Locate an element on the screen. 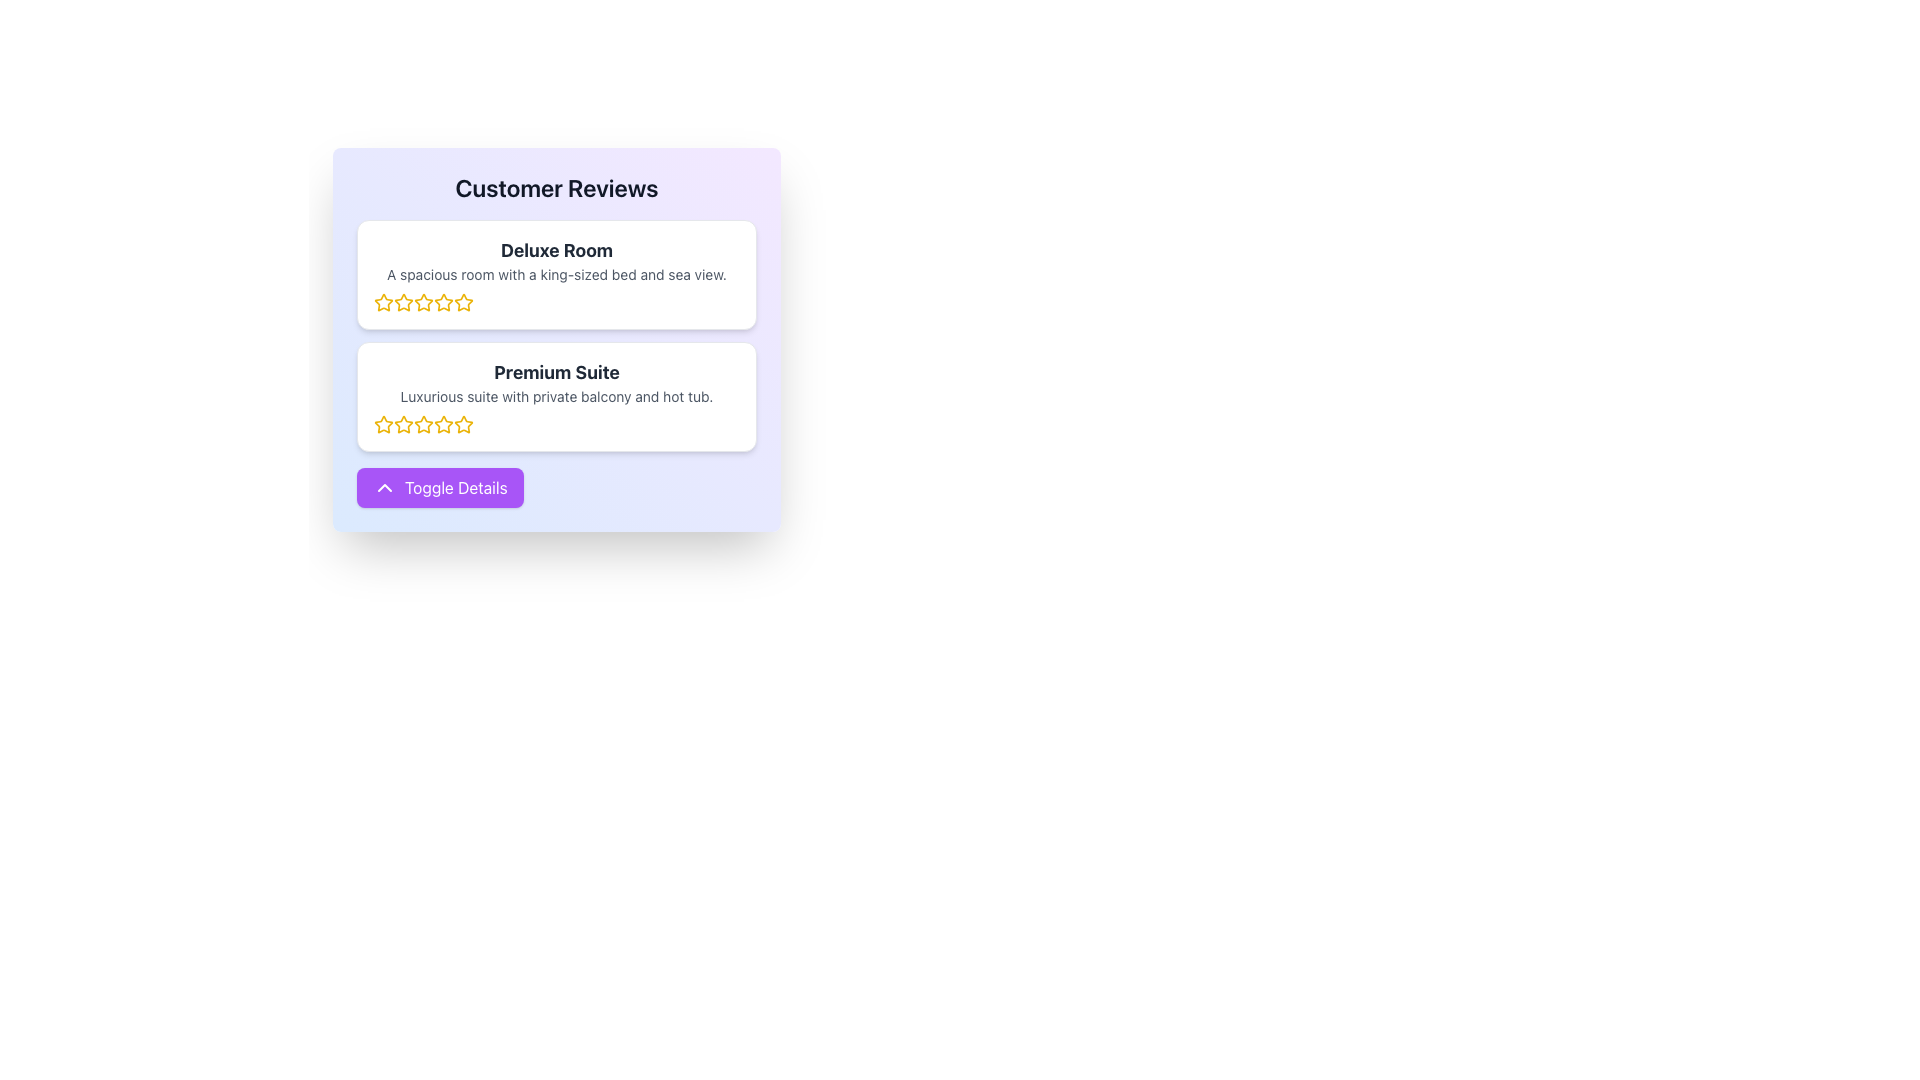 The height and width of the screenshot is (1080, 1920). the third star is located at coordinates (402, 303).